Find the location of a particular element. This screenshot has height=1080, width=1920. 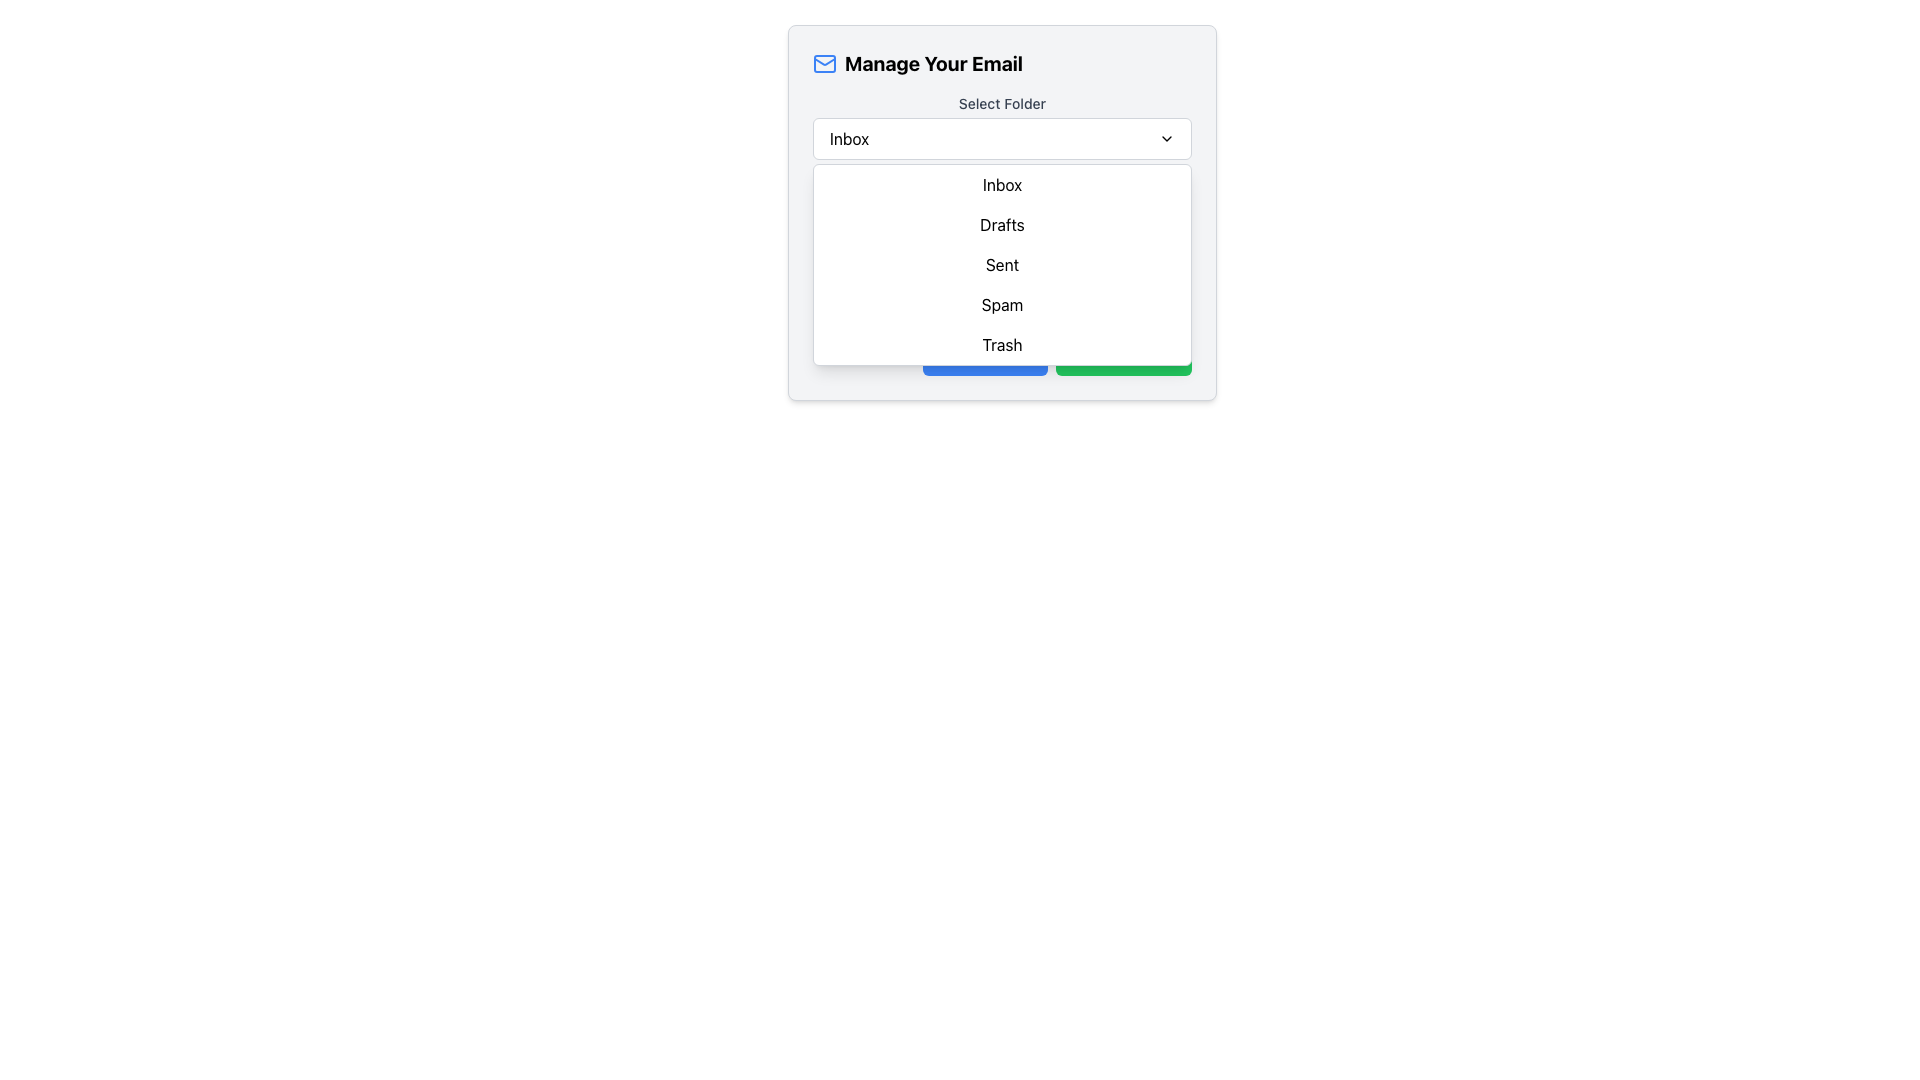

the 'Spam' option in the dropdown menu is located at coordinates (1002, 304).